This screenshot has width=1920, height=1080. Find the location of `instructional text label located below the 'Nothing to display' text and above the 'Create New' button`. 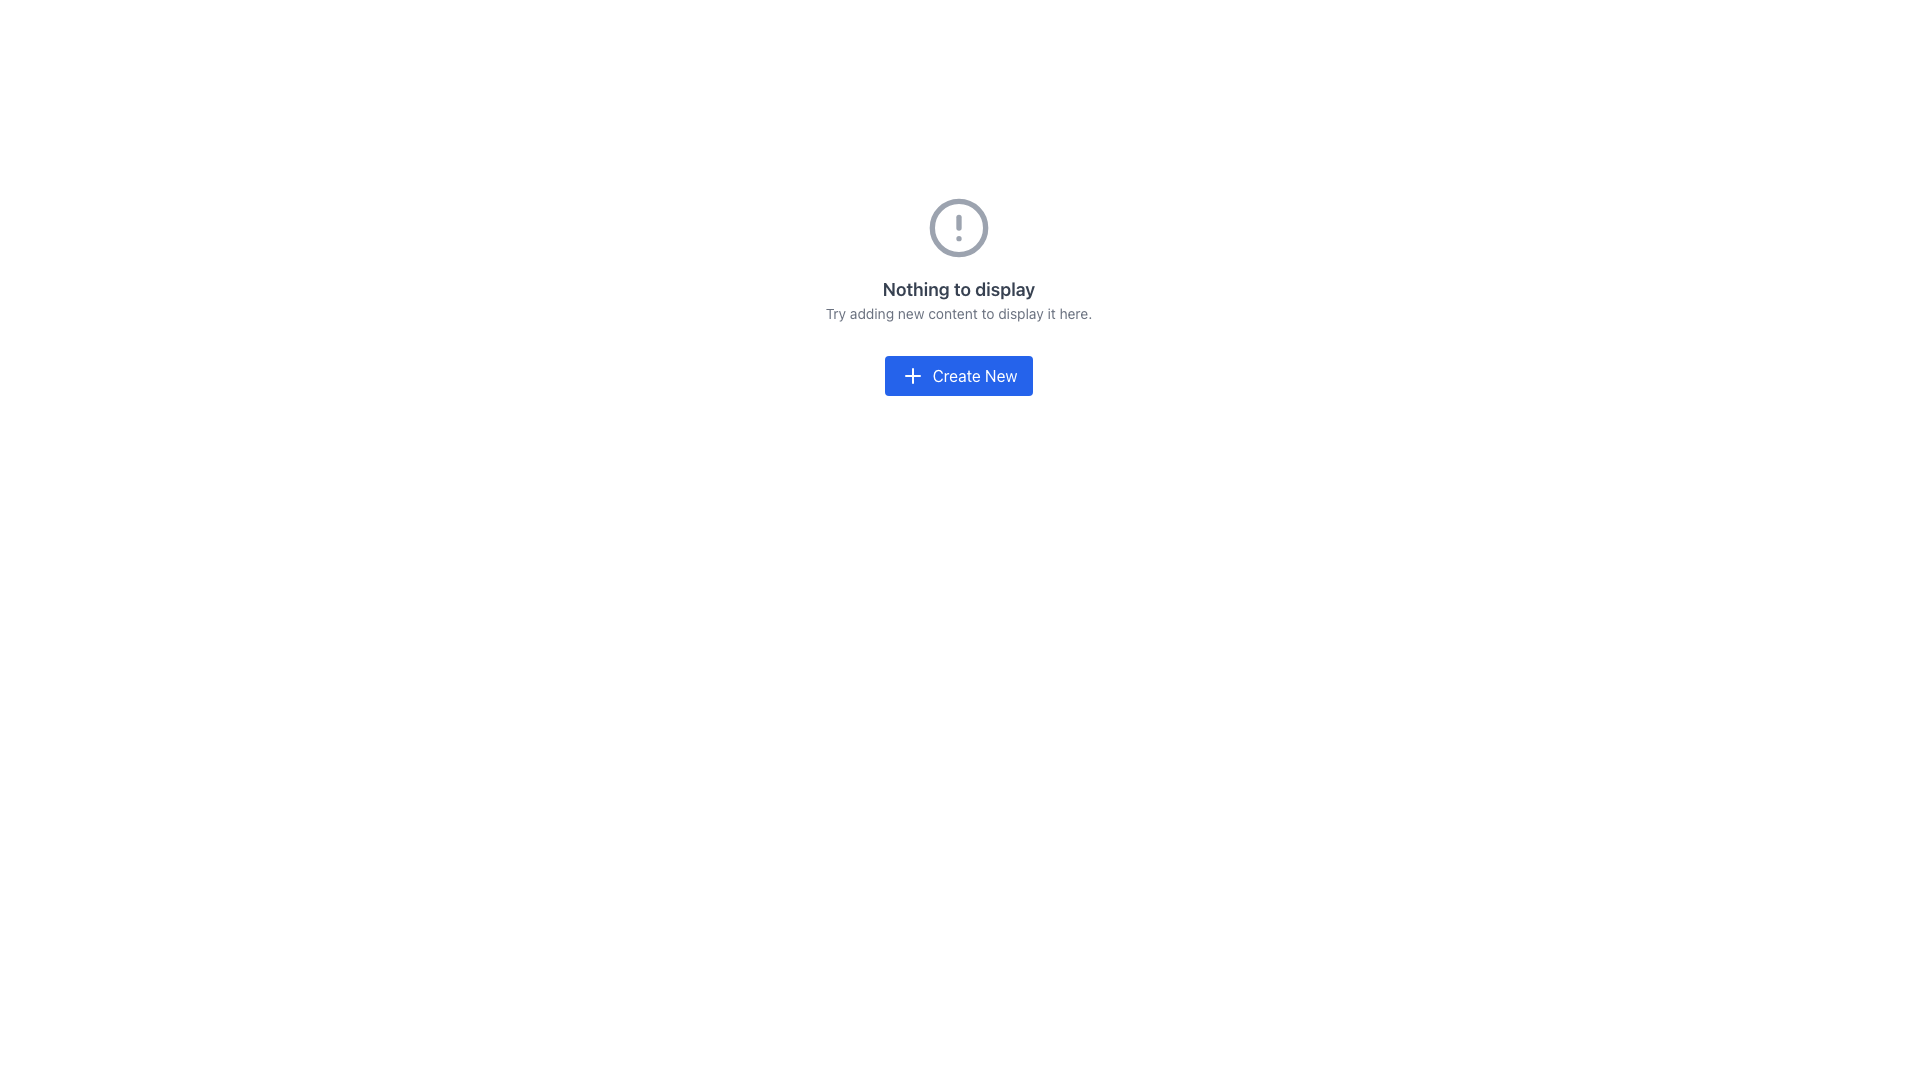

instructional text label located below the 'Nothing to display' text and above the 'Create New' button is located at coordinates (958, 313).